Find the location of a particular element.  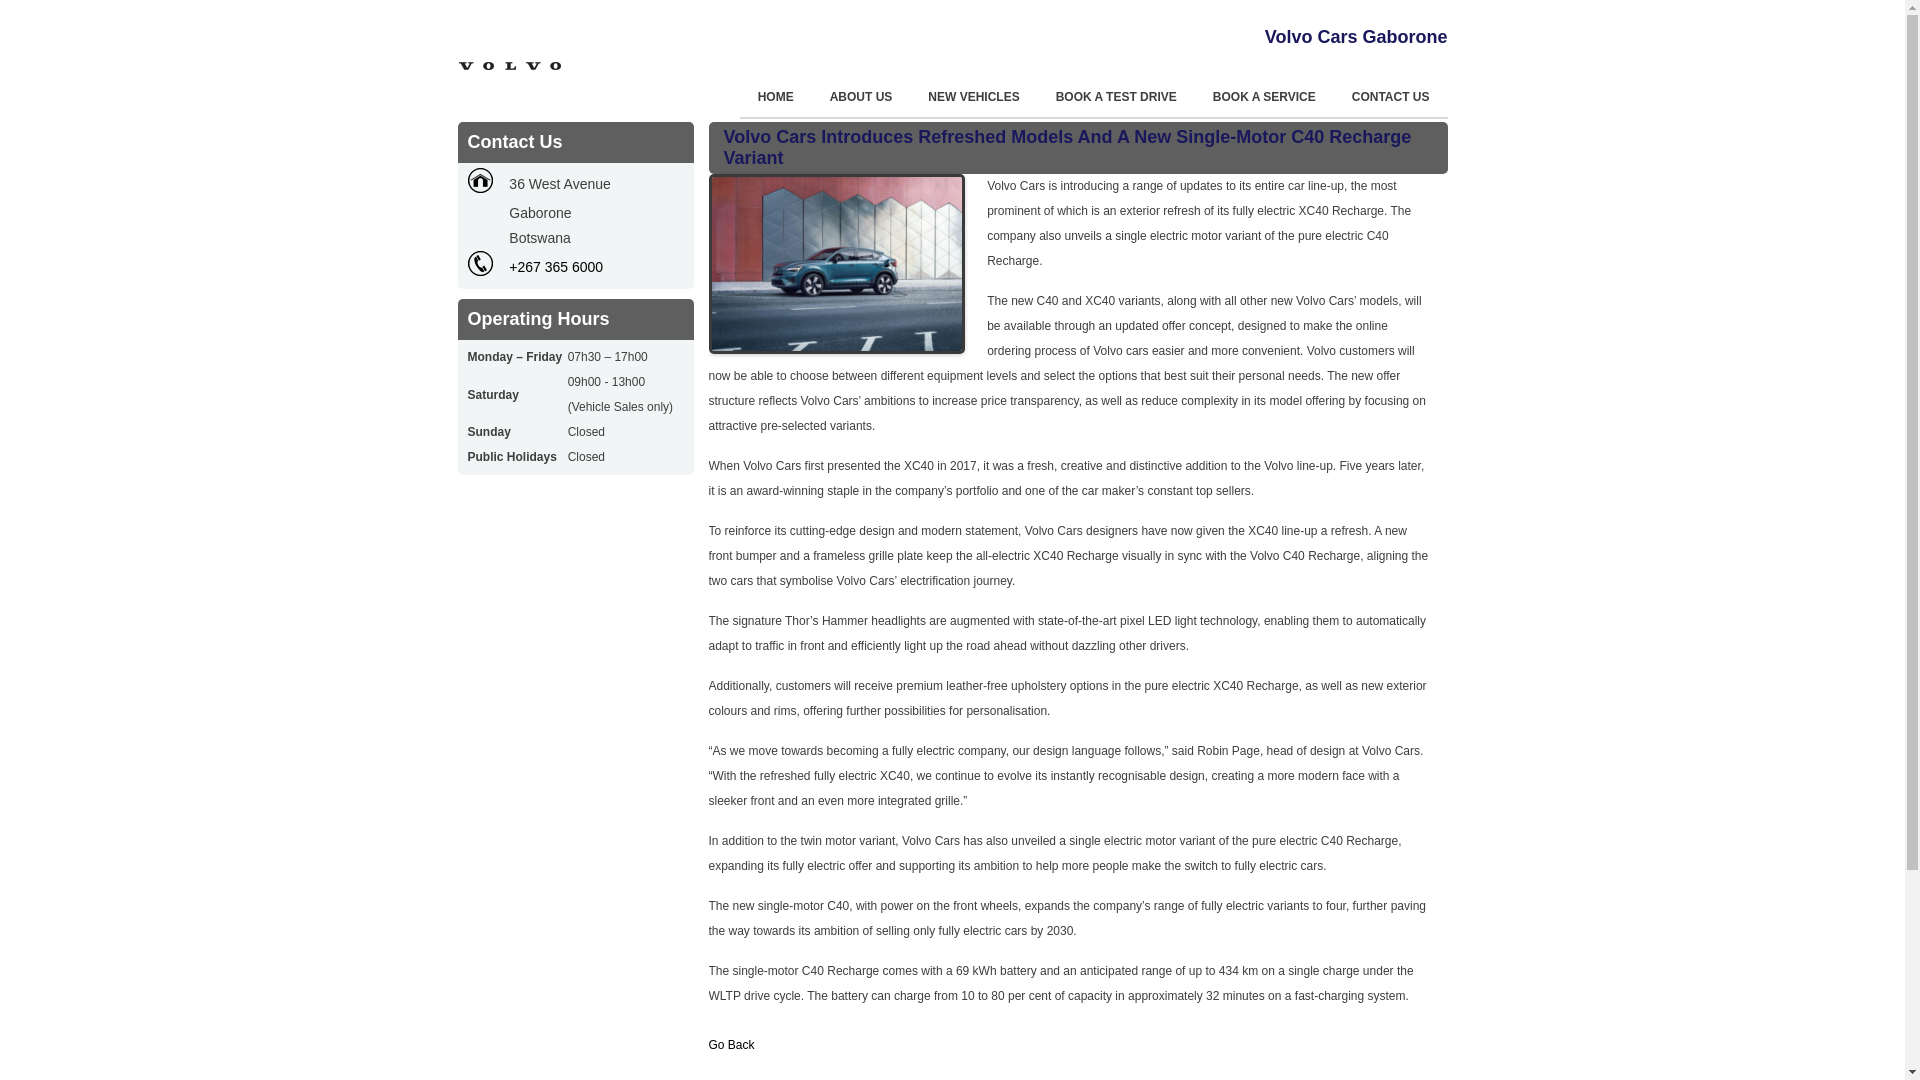

'BOOK A TEST DRIVE' is located at coordinates (1115, 97).